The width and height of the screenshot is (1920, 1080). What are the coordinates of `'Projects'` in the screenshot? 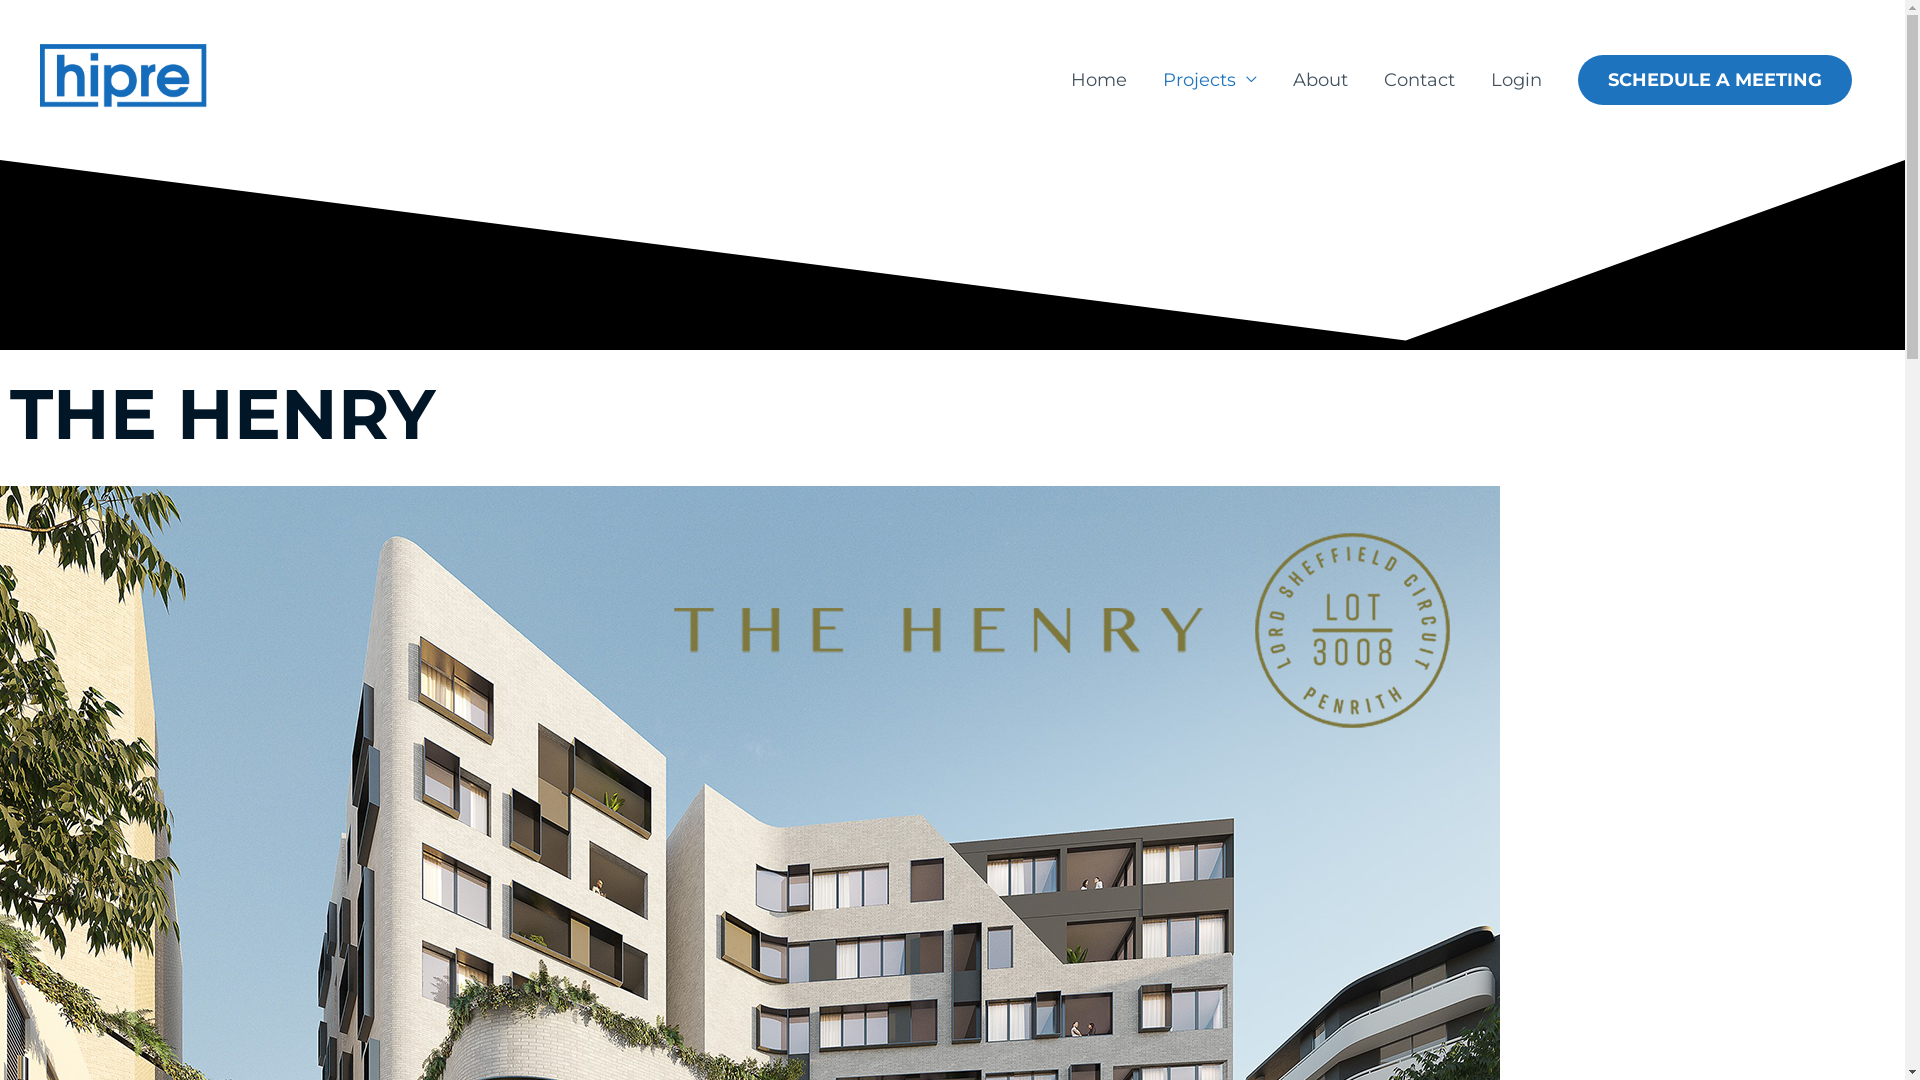 It's located at (1145, 79).